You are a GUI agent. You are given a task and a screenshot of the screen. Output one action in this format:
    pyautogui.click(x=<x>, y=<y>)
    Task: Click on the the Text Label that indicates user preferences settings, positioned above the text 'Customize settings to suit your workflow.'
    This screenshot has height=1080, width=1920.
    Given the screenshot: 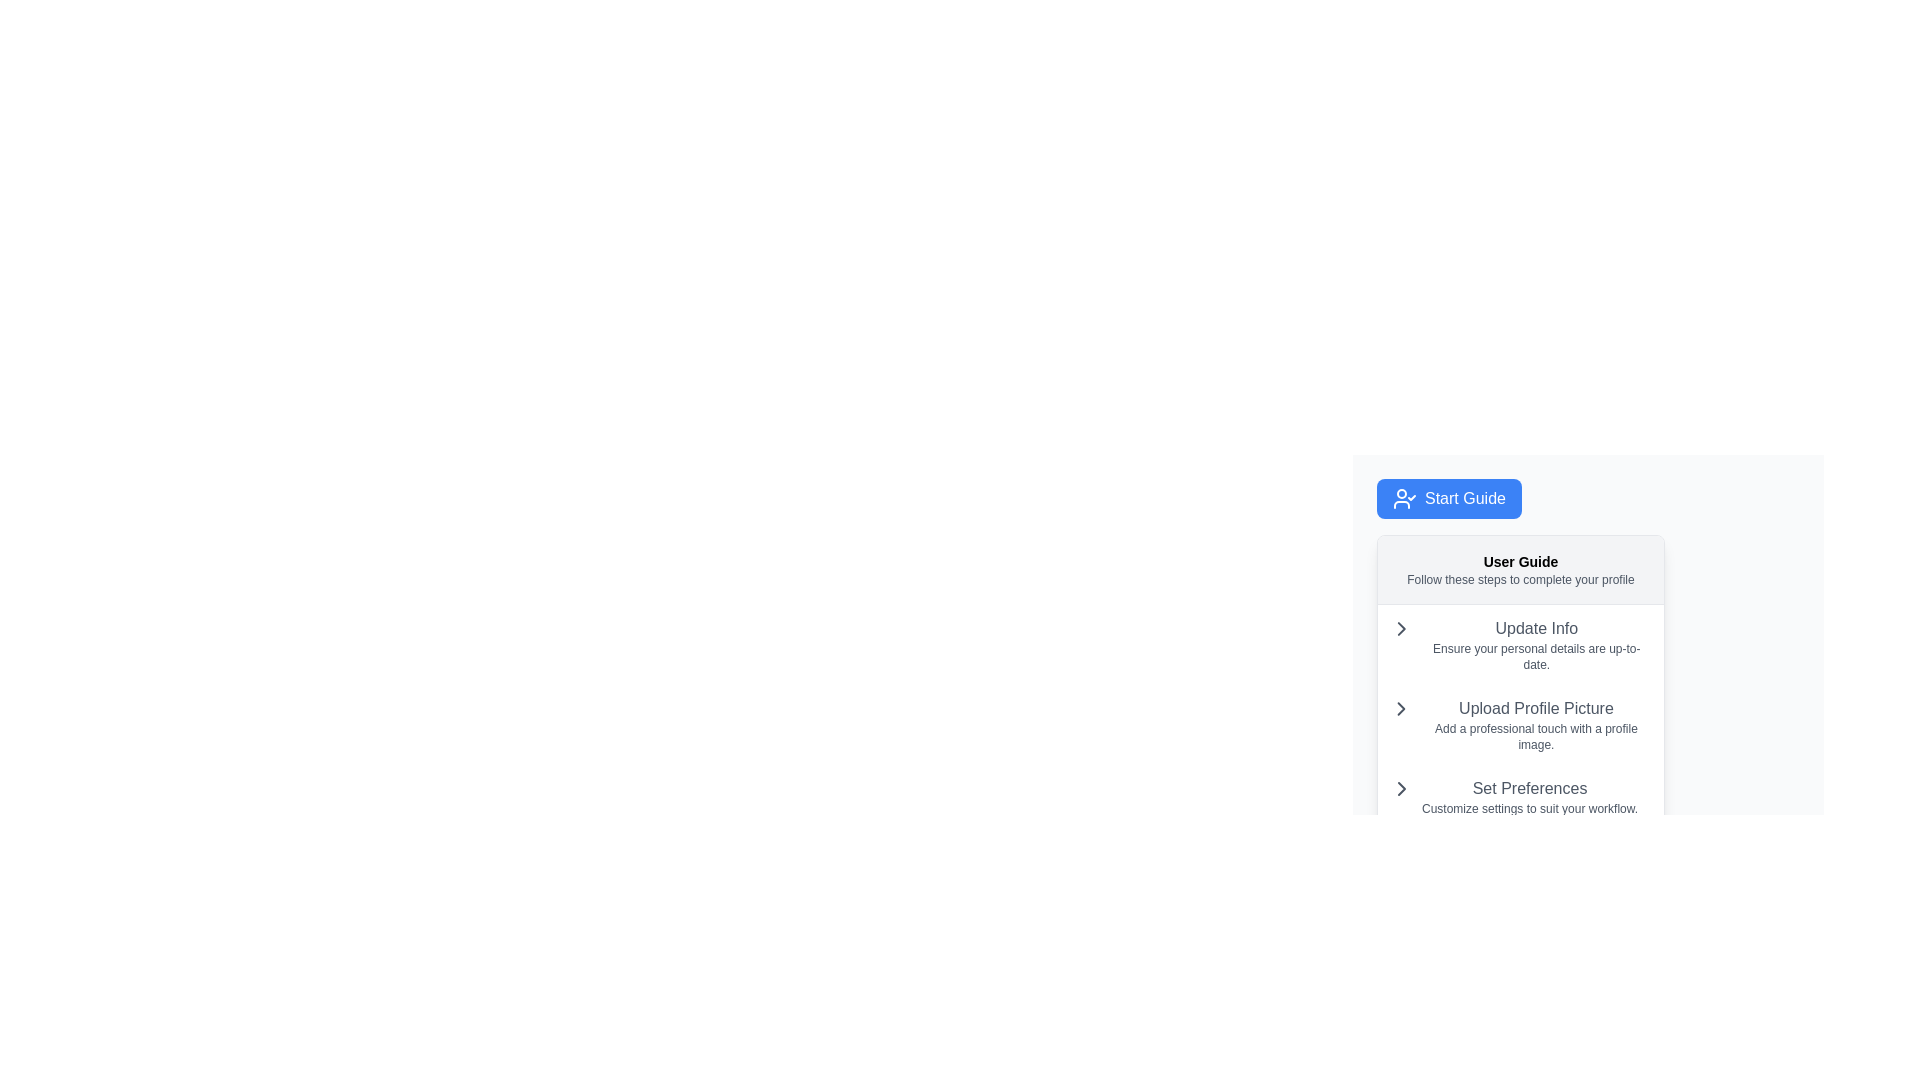 What is the action you would take?
    pyautogui.click(x=1529, y=788)
    